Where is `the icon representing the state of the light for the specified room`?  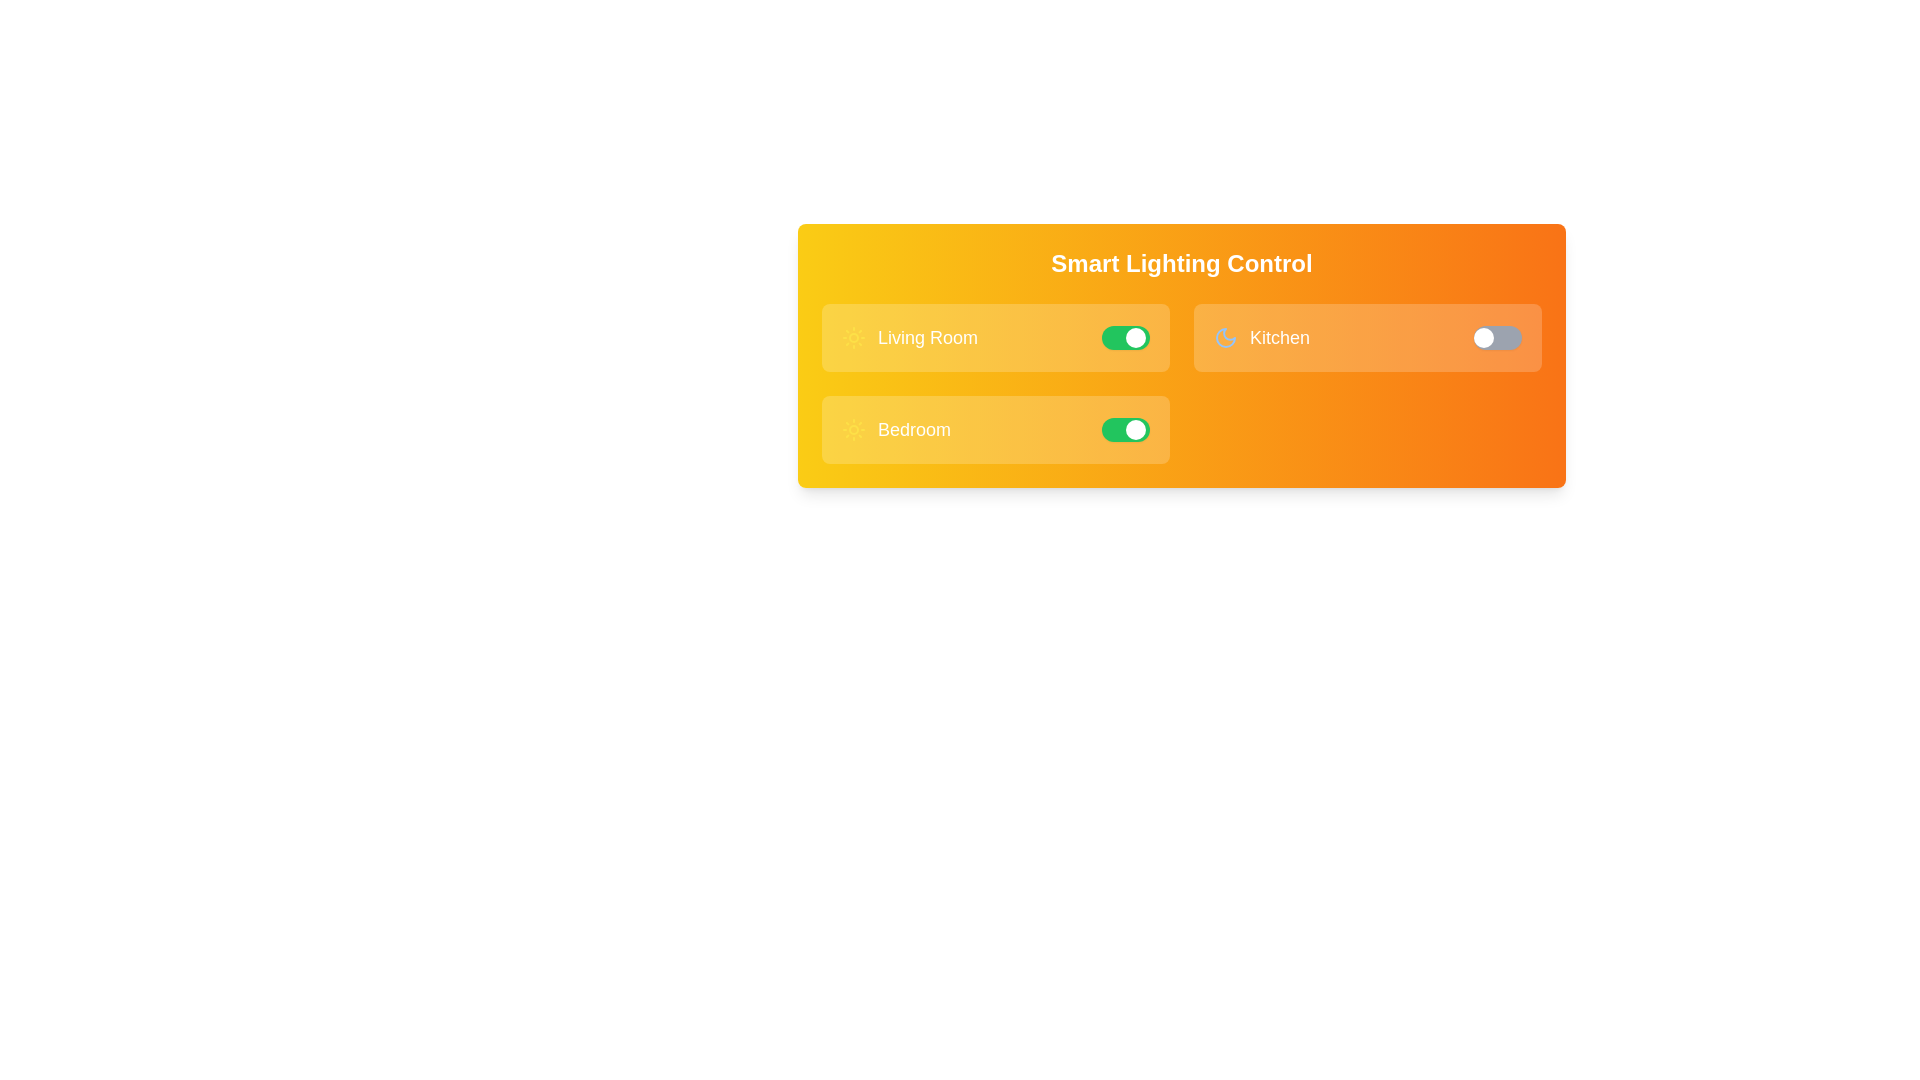
the icon representing the state of the light for the specified room is located at coordinates (854, 337).